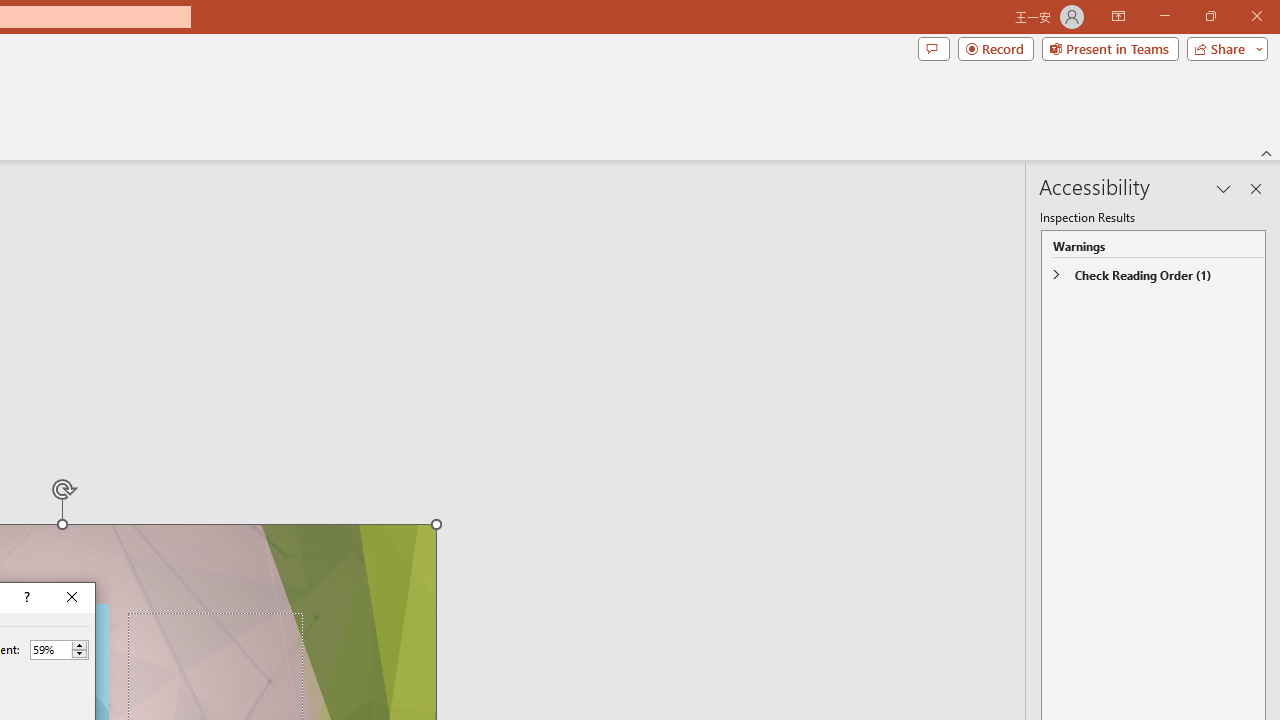  What do you see at coordinates (79, 654) in the screenshot?
I see `'Less'` at bounding box center [79, 654].